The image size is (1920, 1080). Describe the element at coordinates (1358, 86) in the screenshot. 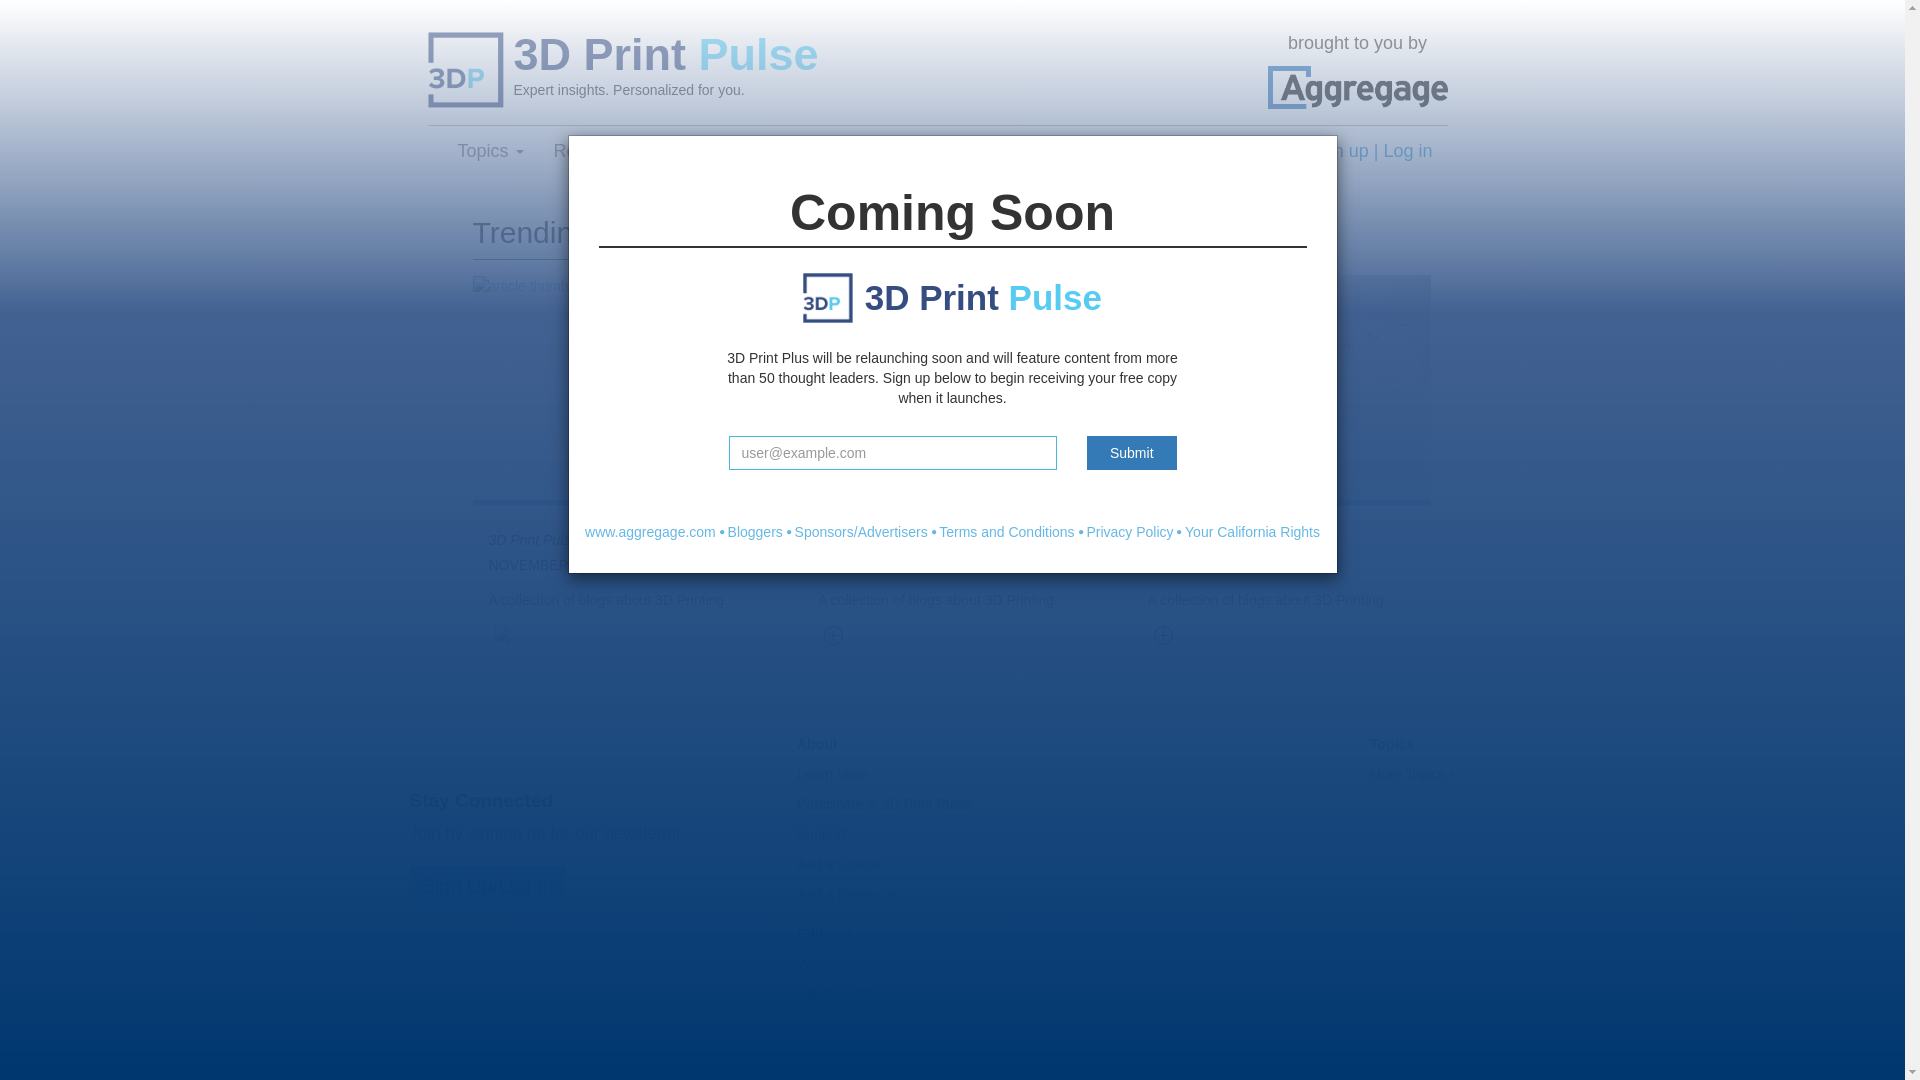

I see `'Aggregage'` at that location.